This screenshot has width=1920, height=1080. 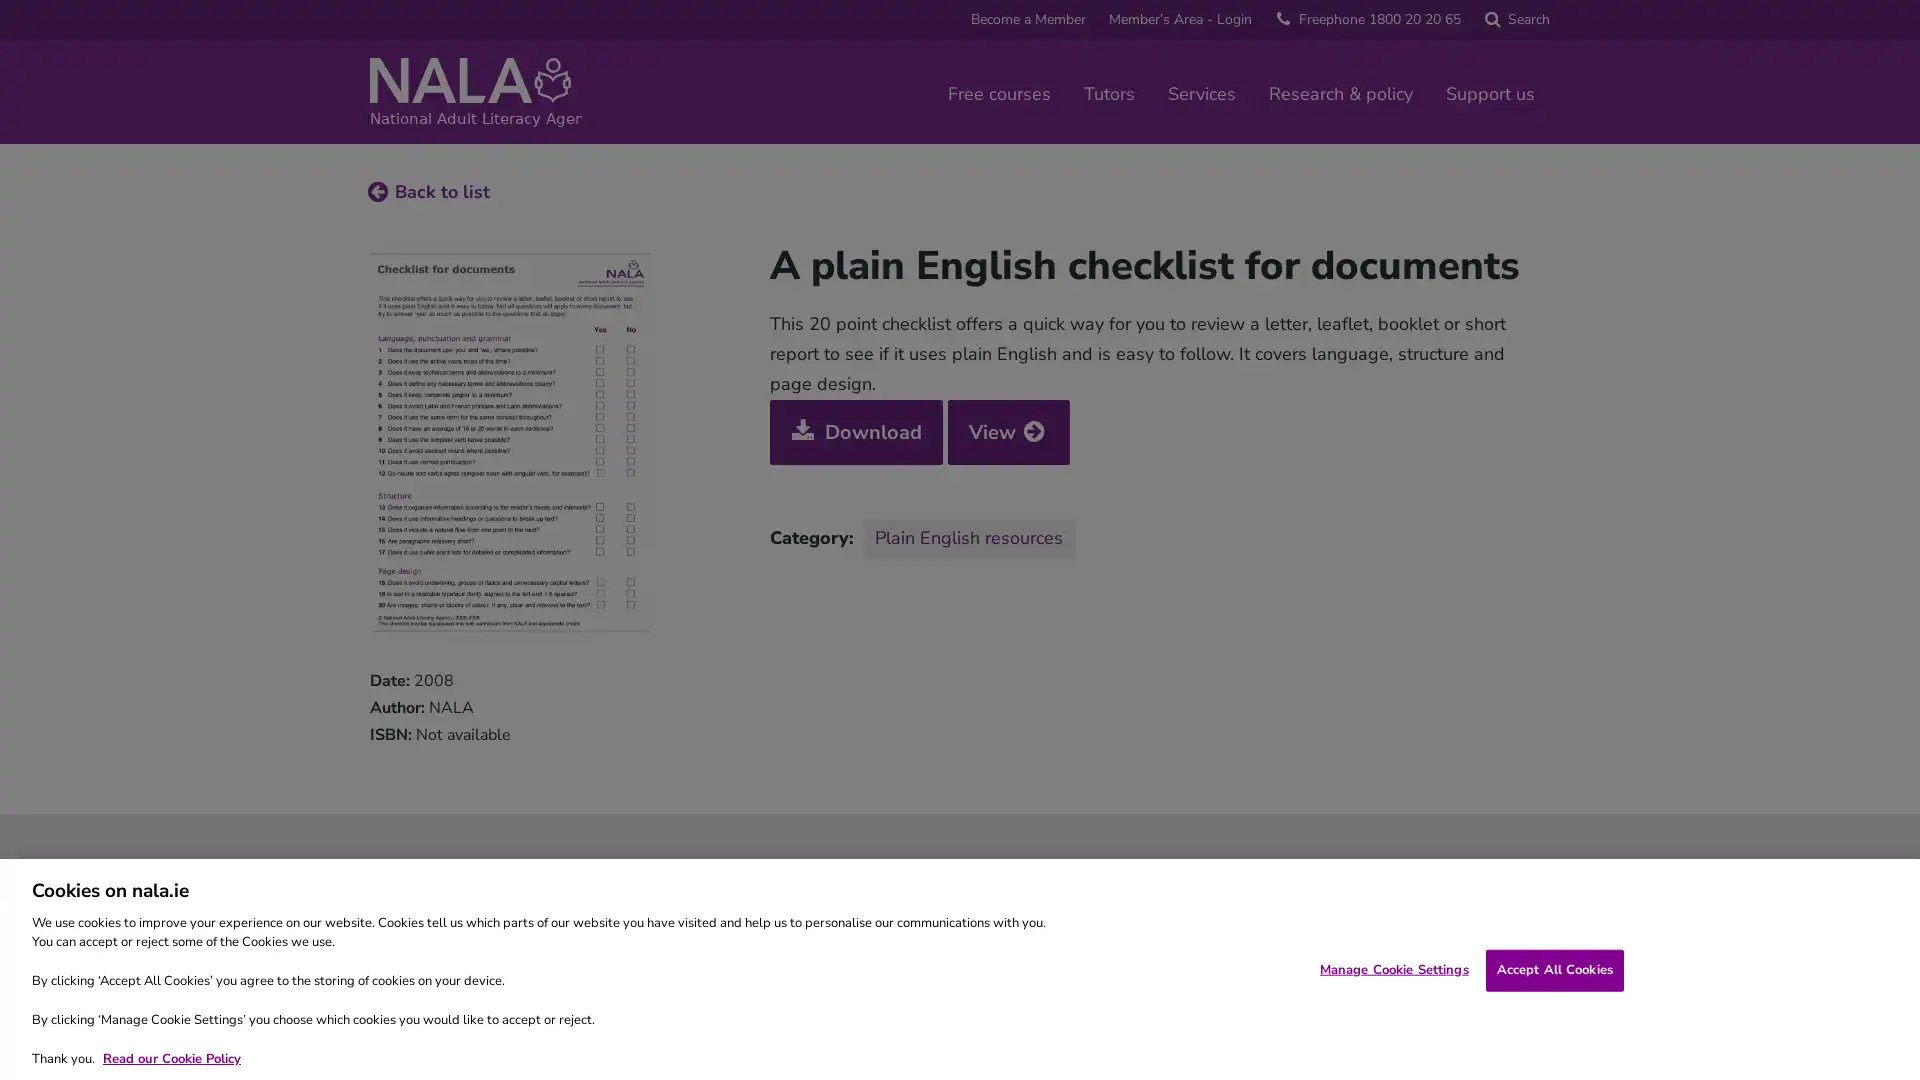 I want to click on Search, so click(x=1516, y=19).